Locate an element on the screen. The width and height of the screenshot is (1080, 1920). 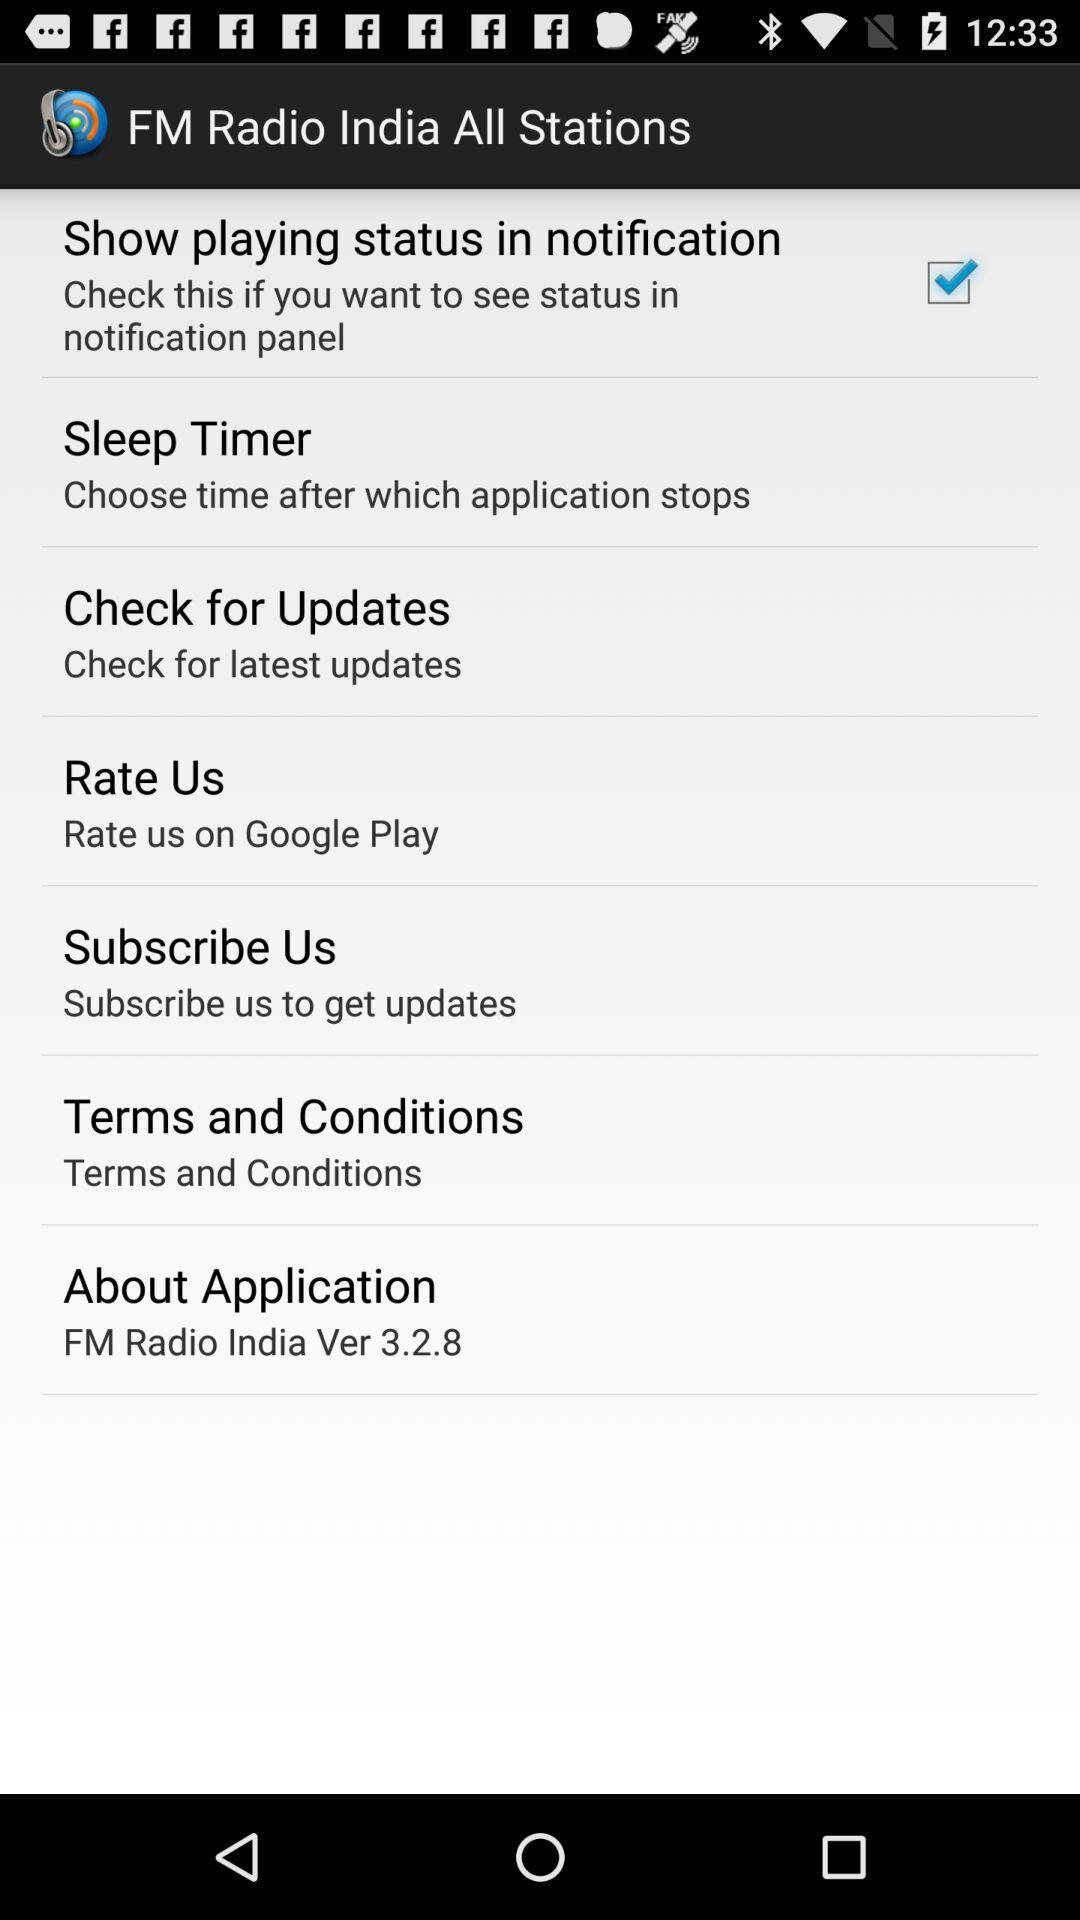
the icon at the top right corner is located at coordinates (947, 281).